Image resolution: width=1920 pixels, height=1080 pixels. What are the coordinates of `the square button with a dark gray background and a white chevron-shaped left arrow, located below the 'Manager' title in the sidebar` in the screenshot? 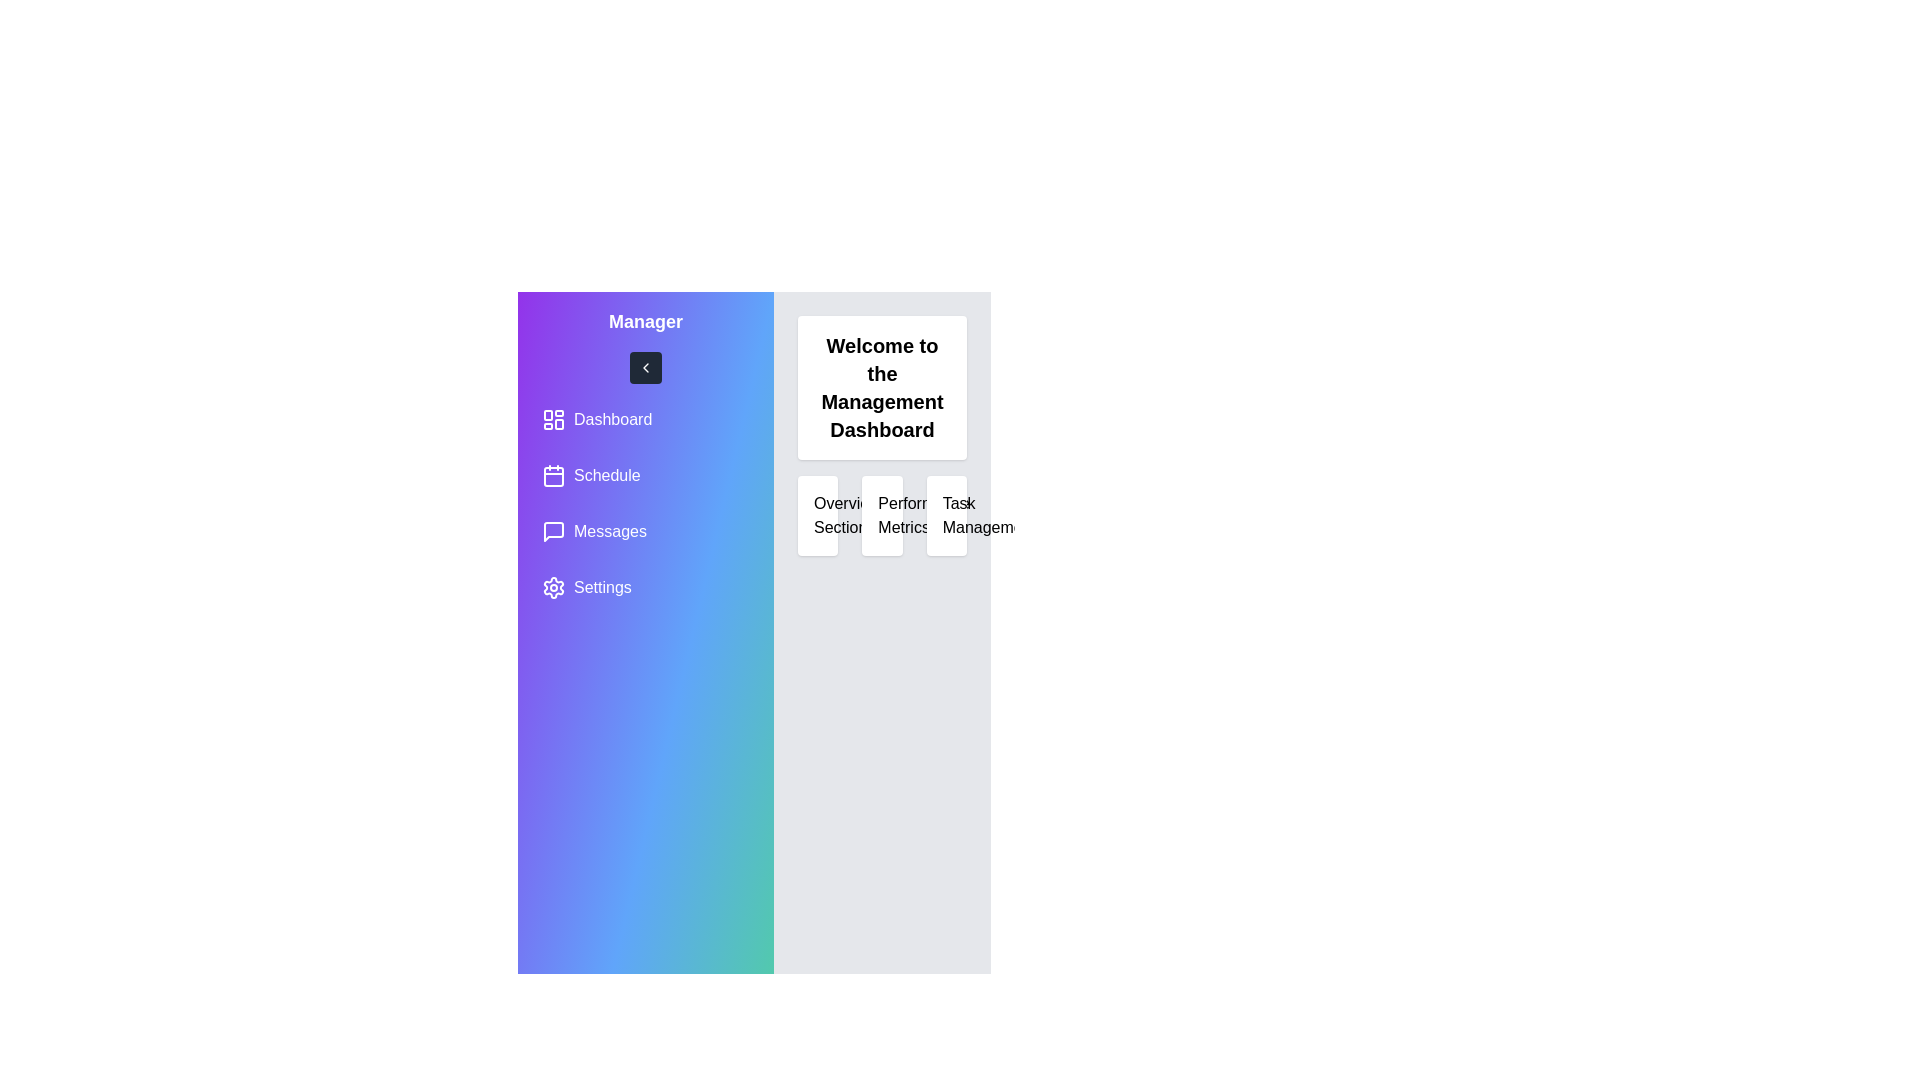 It's located at (646, 367).